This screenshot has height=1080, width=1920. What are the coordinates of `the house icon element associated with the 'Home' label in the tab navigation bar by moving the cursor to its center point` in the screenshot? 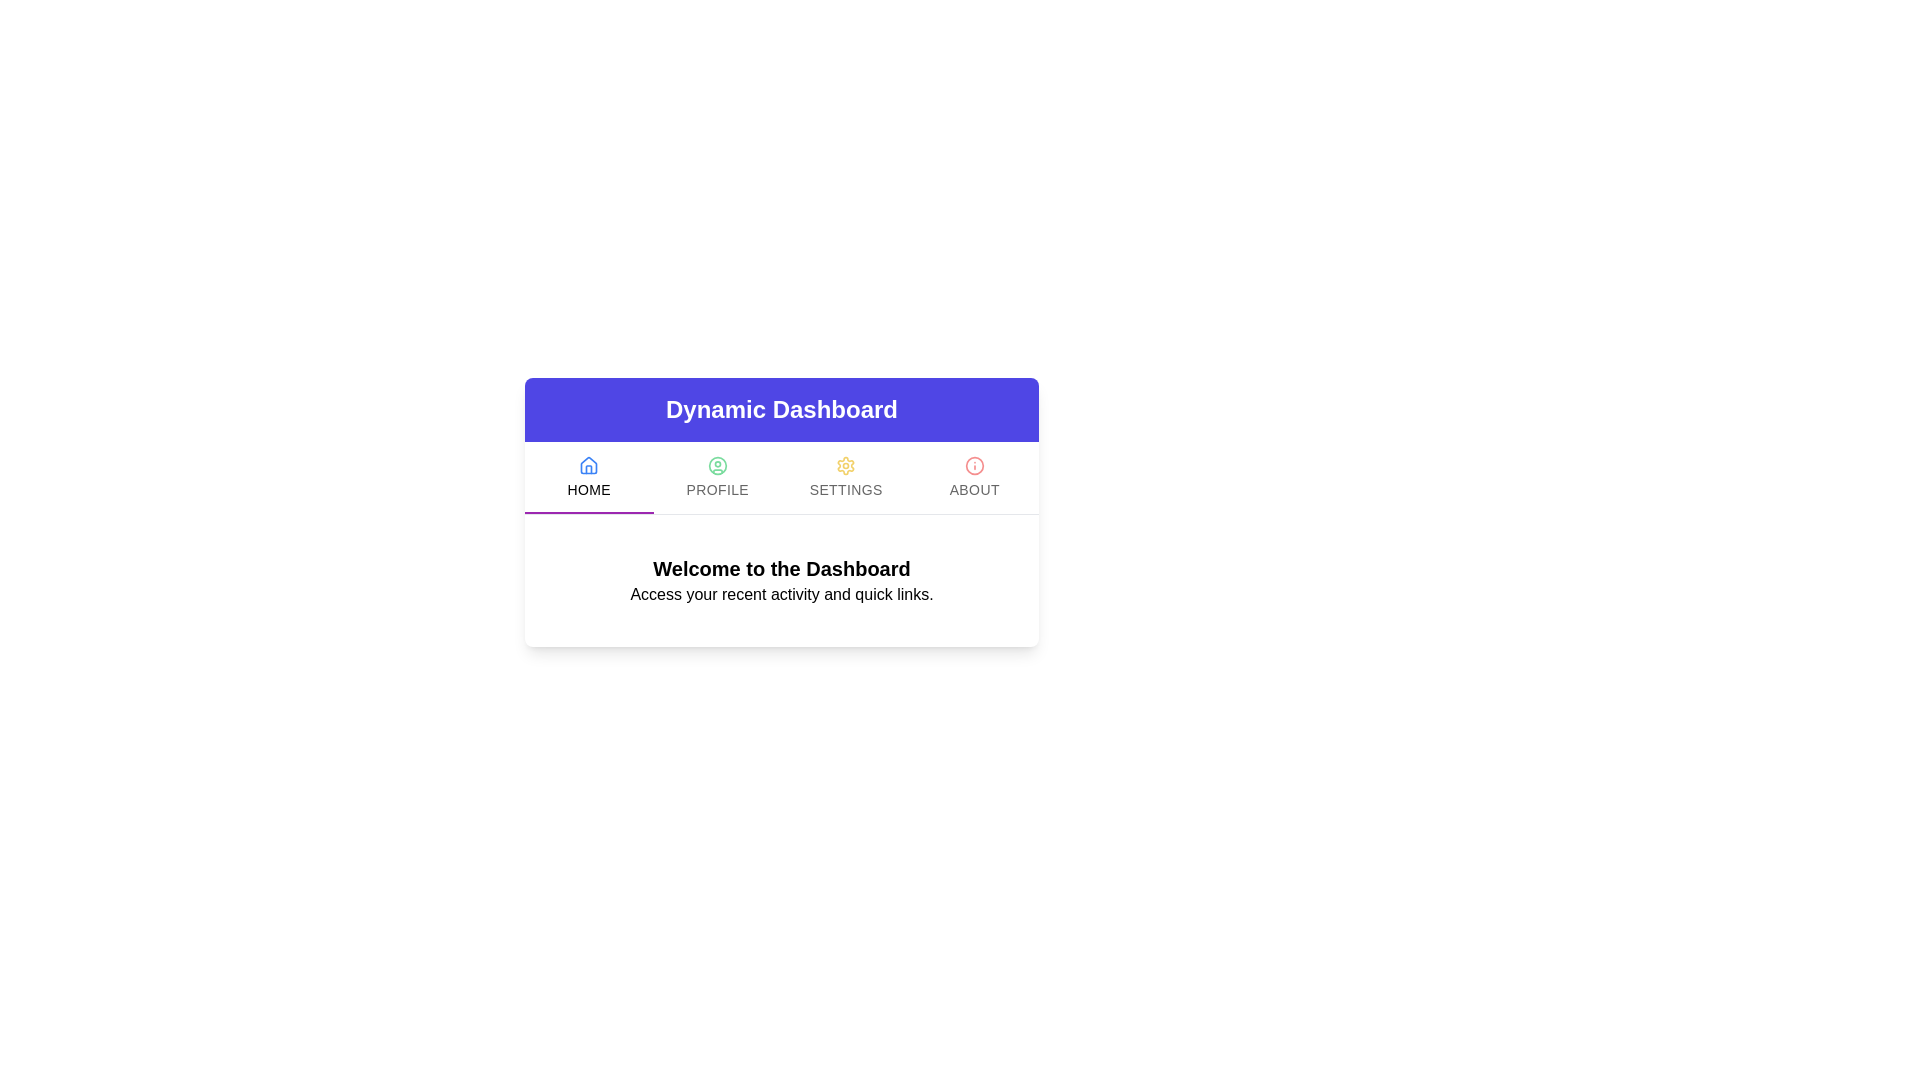 It's located at (588, 466).